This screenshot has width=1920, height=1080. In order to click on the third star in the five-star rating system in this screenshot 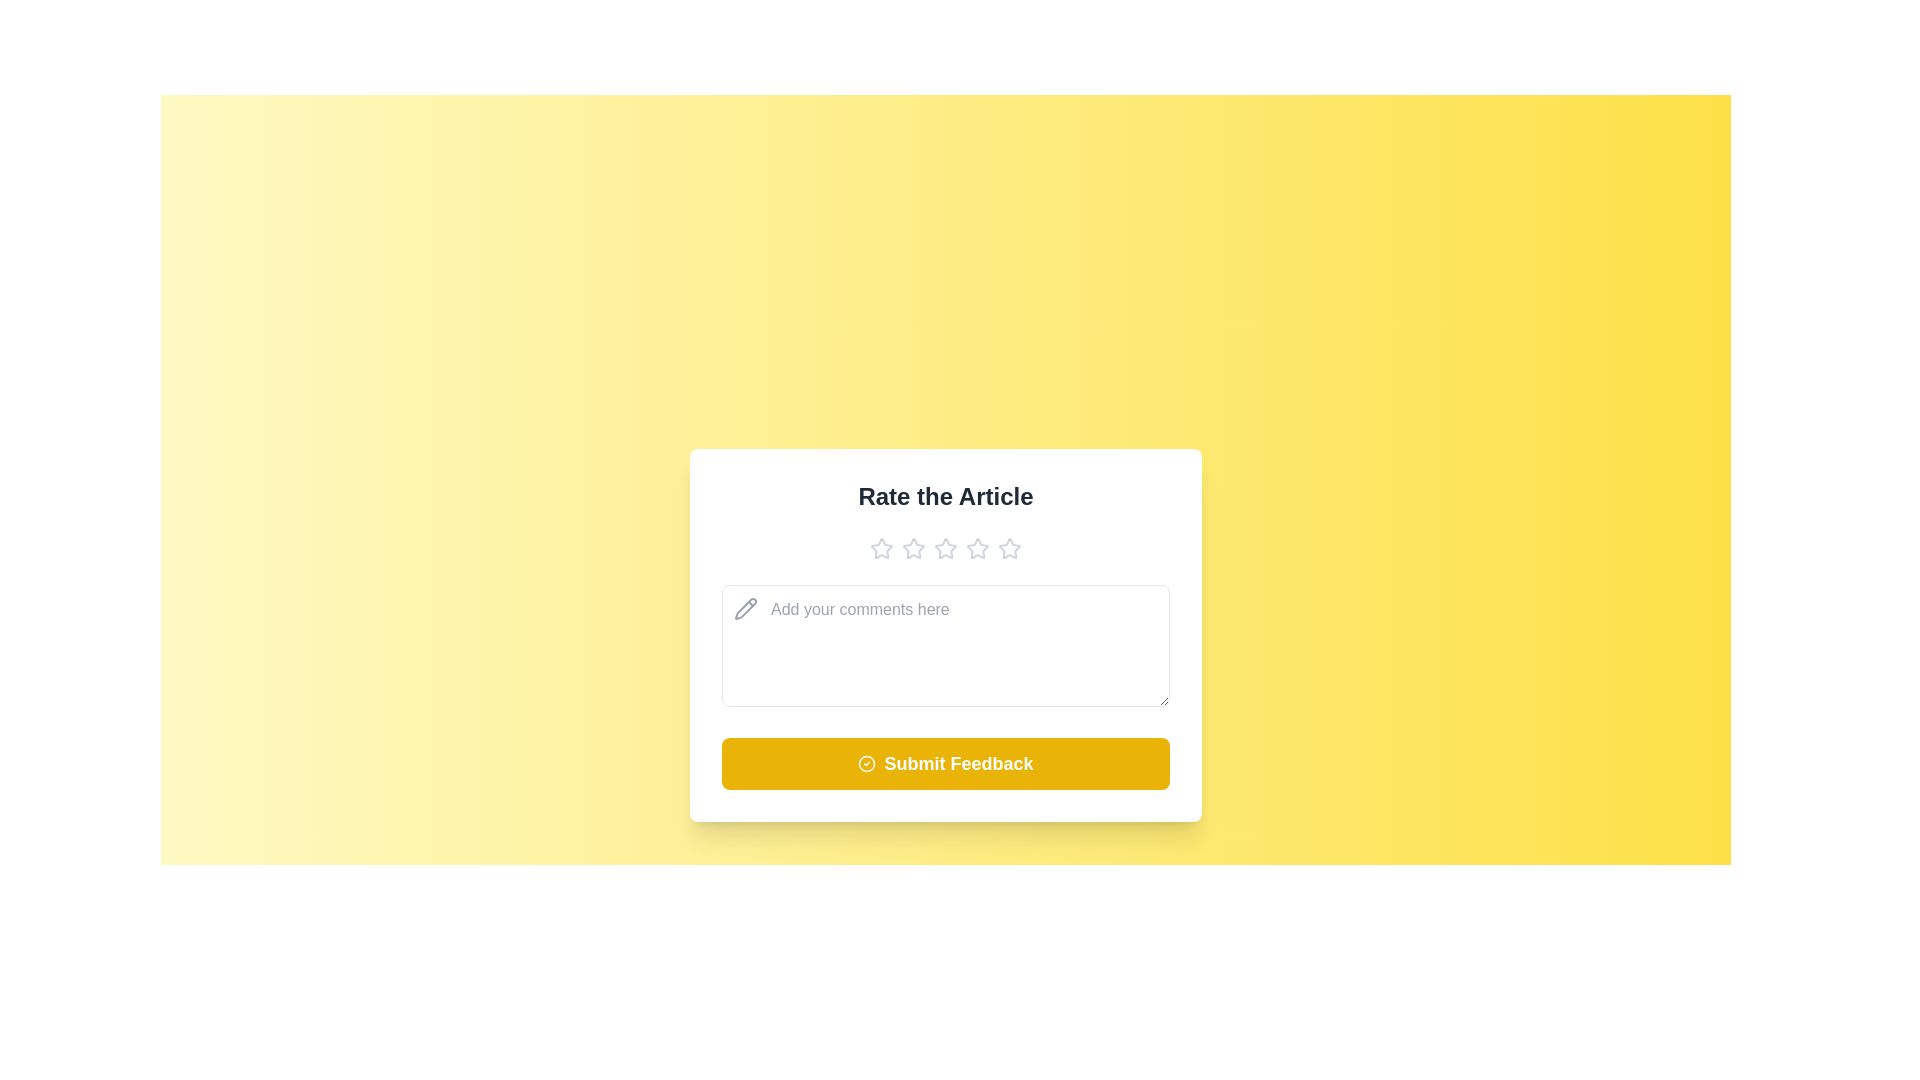, I will do `click(978, 547)`.